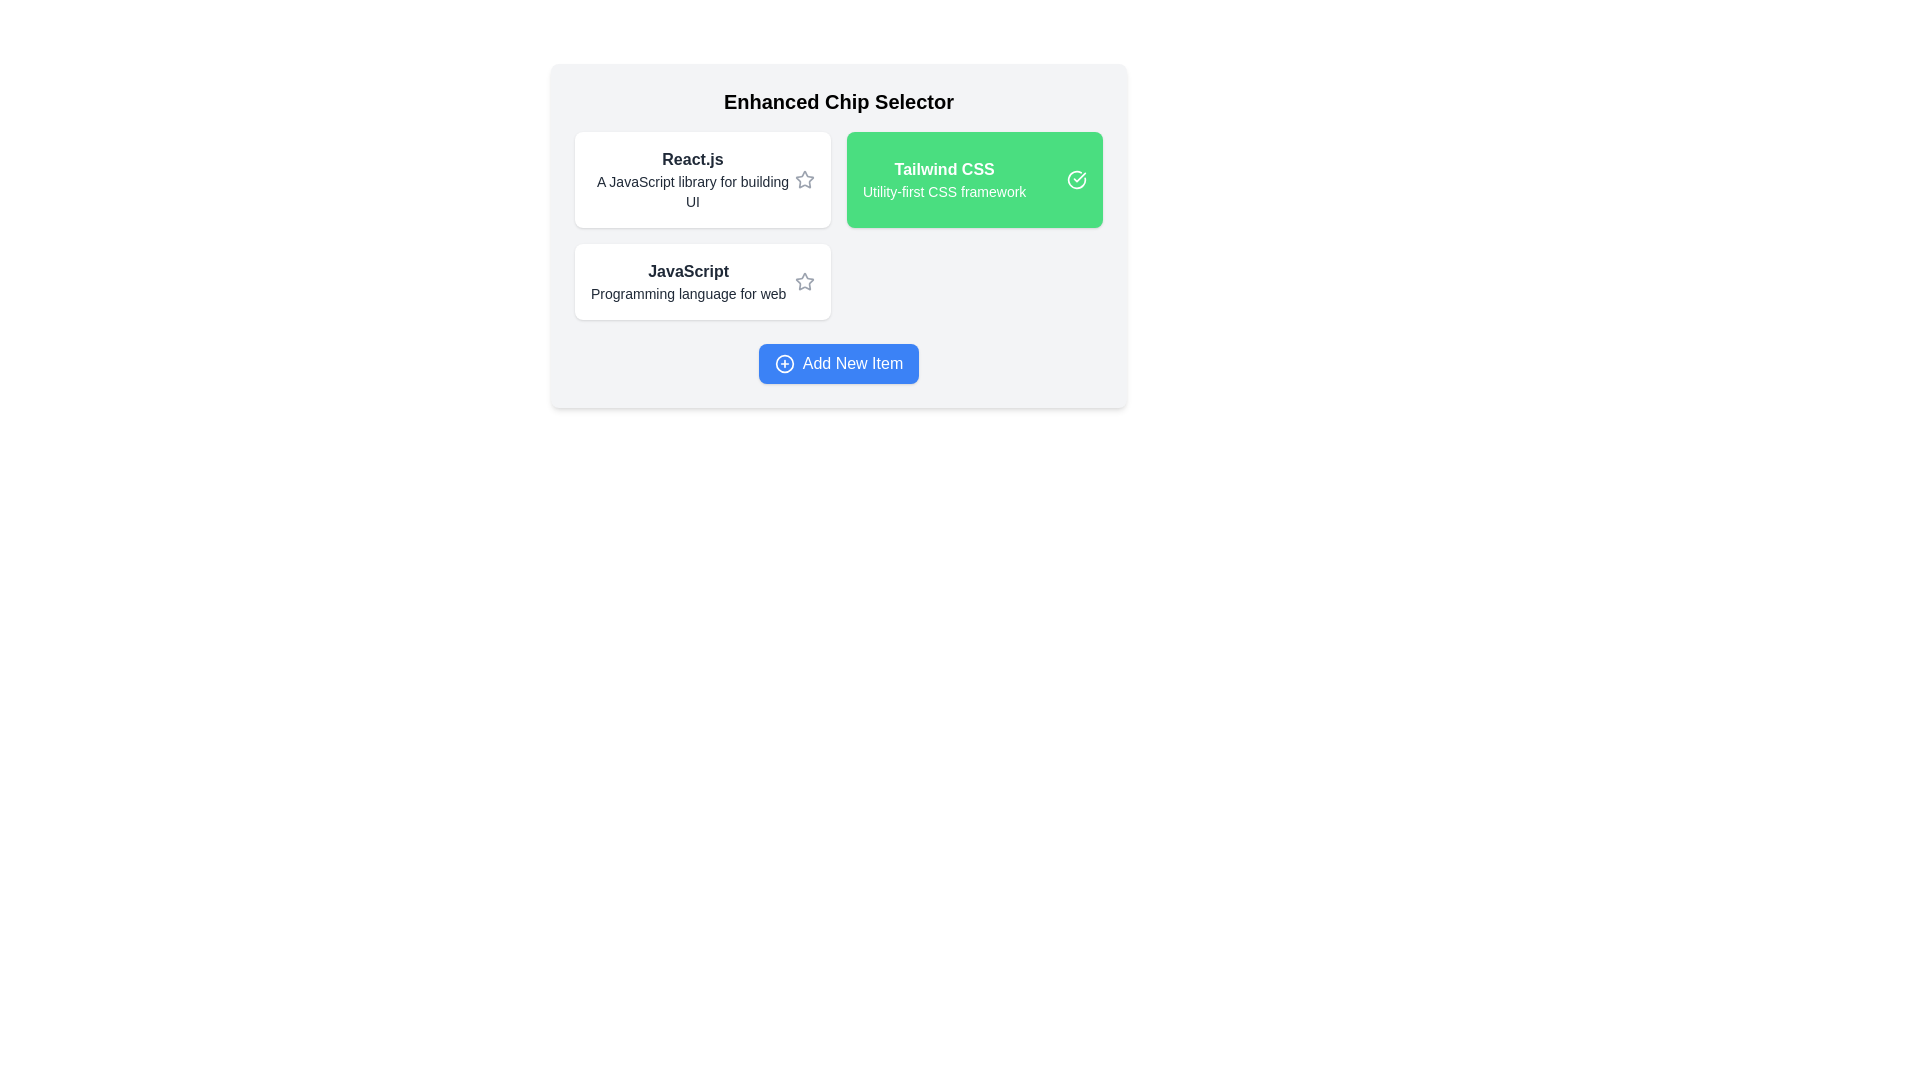 The width and height of the screenshot is (1920, 1080). I want to click on the 'Add New Item' button located at the bottom of the 'Enhanced Chip Selector' interface, so click(839, 363).